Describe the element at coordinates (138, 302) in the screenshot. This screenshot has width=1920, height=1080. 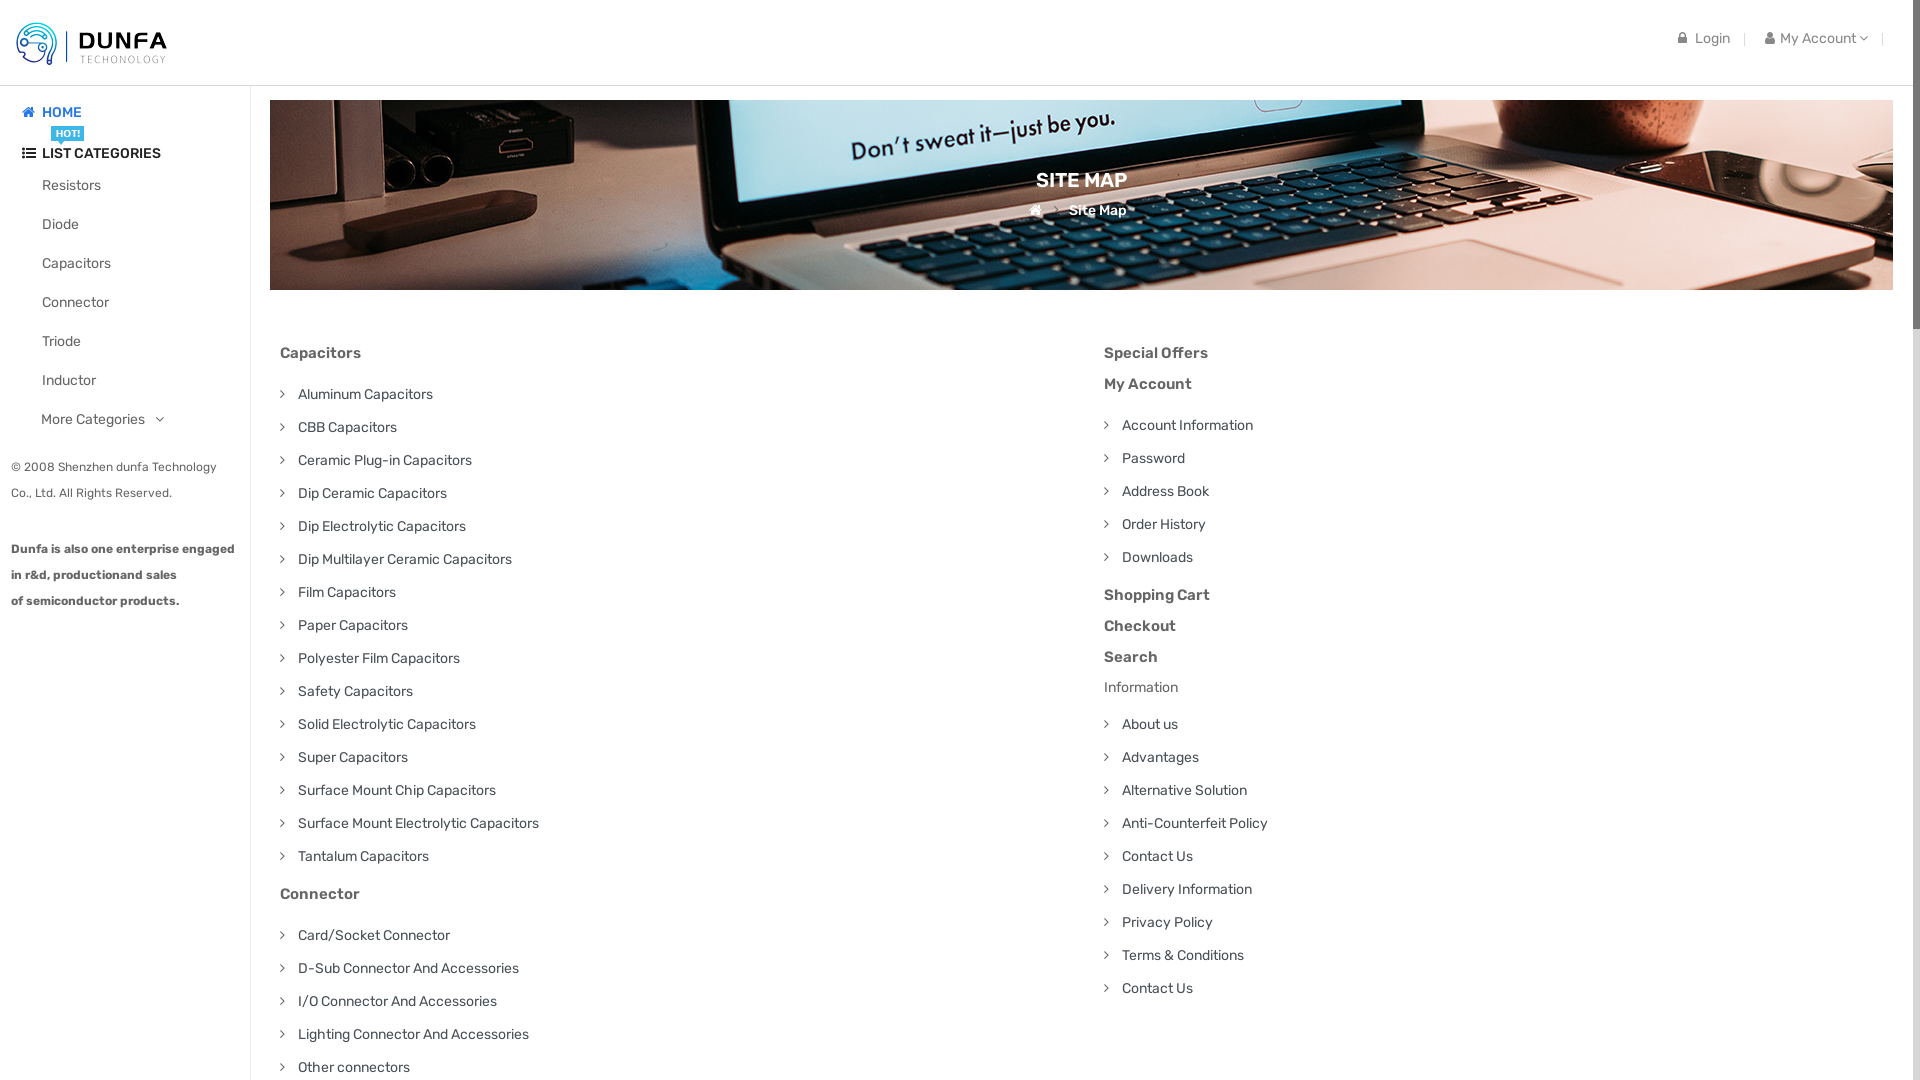
I see `'Connector'` at that location.